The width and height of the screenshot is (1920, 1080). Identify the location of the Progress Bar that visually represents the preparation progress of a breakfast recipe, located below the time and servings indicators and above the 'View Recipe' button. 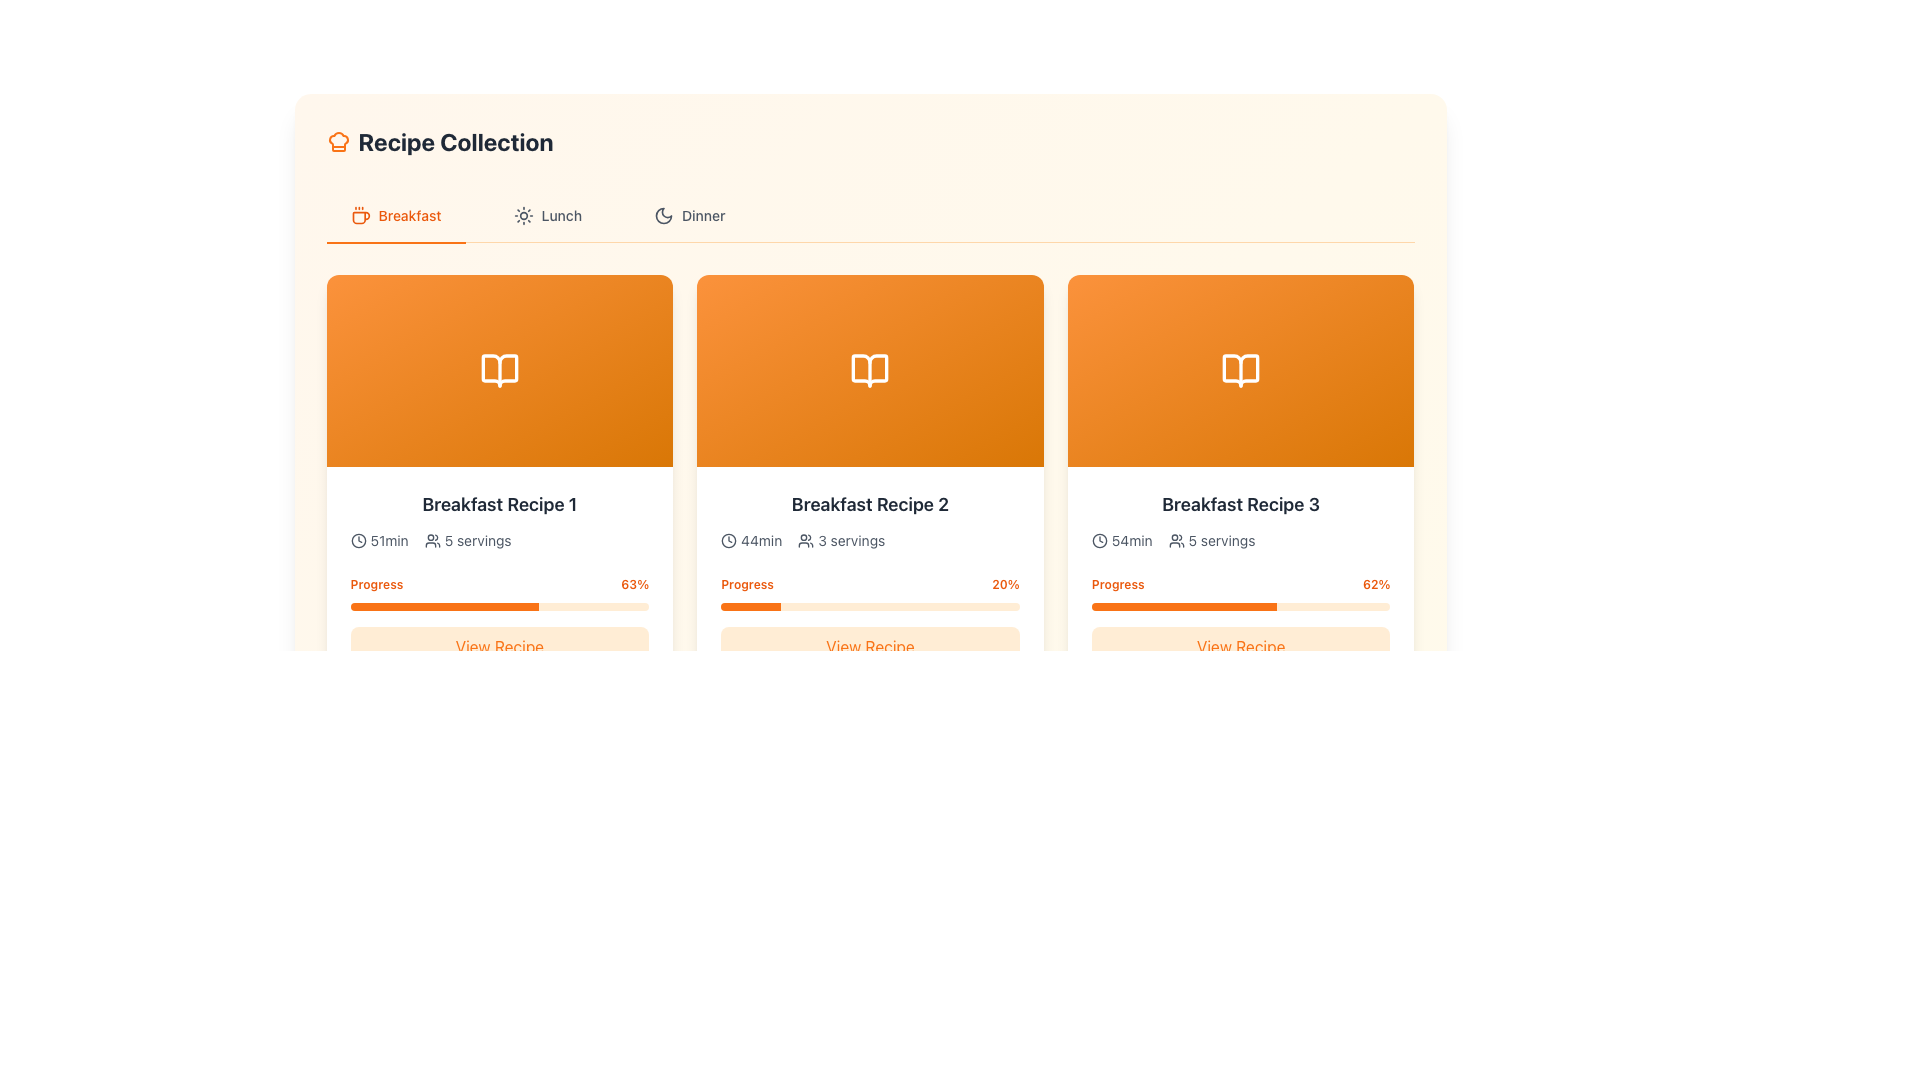
(870, 1029).